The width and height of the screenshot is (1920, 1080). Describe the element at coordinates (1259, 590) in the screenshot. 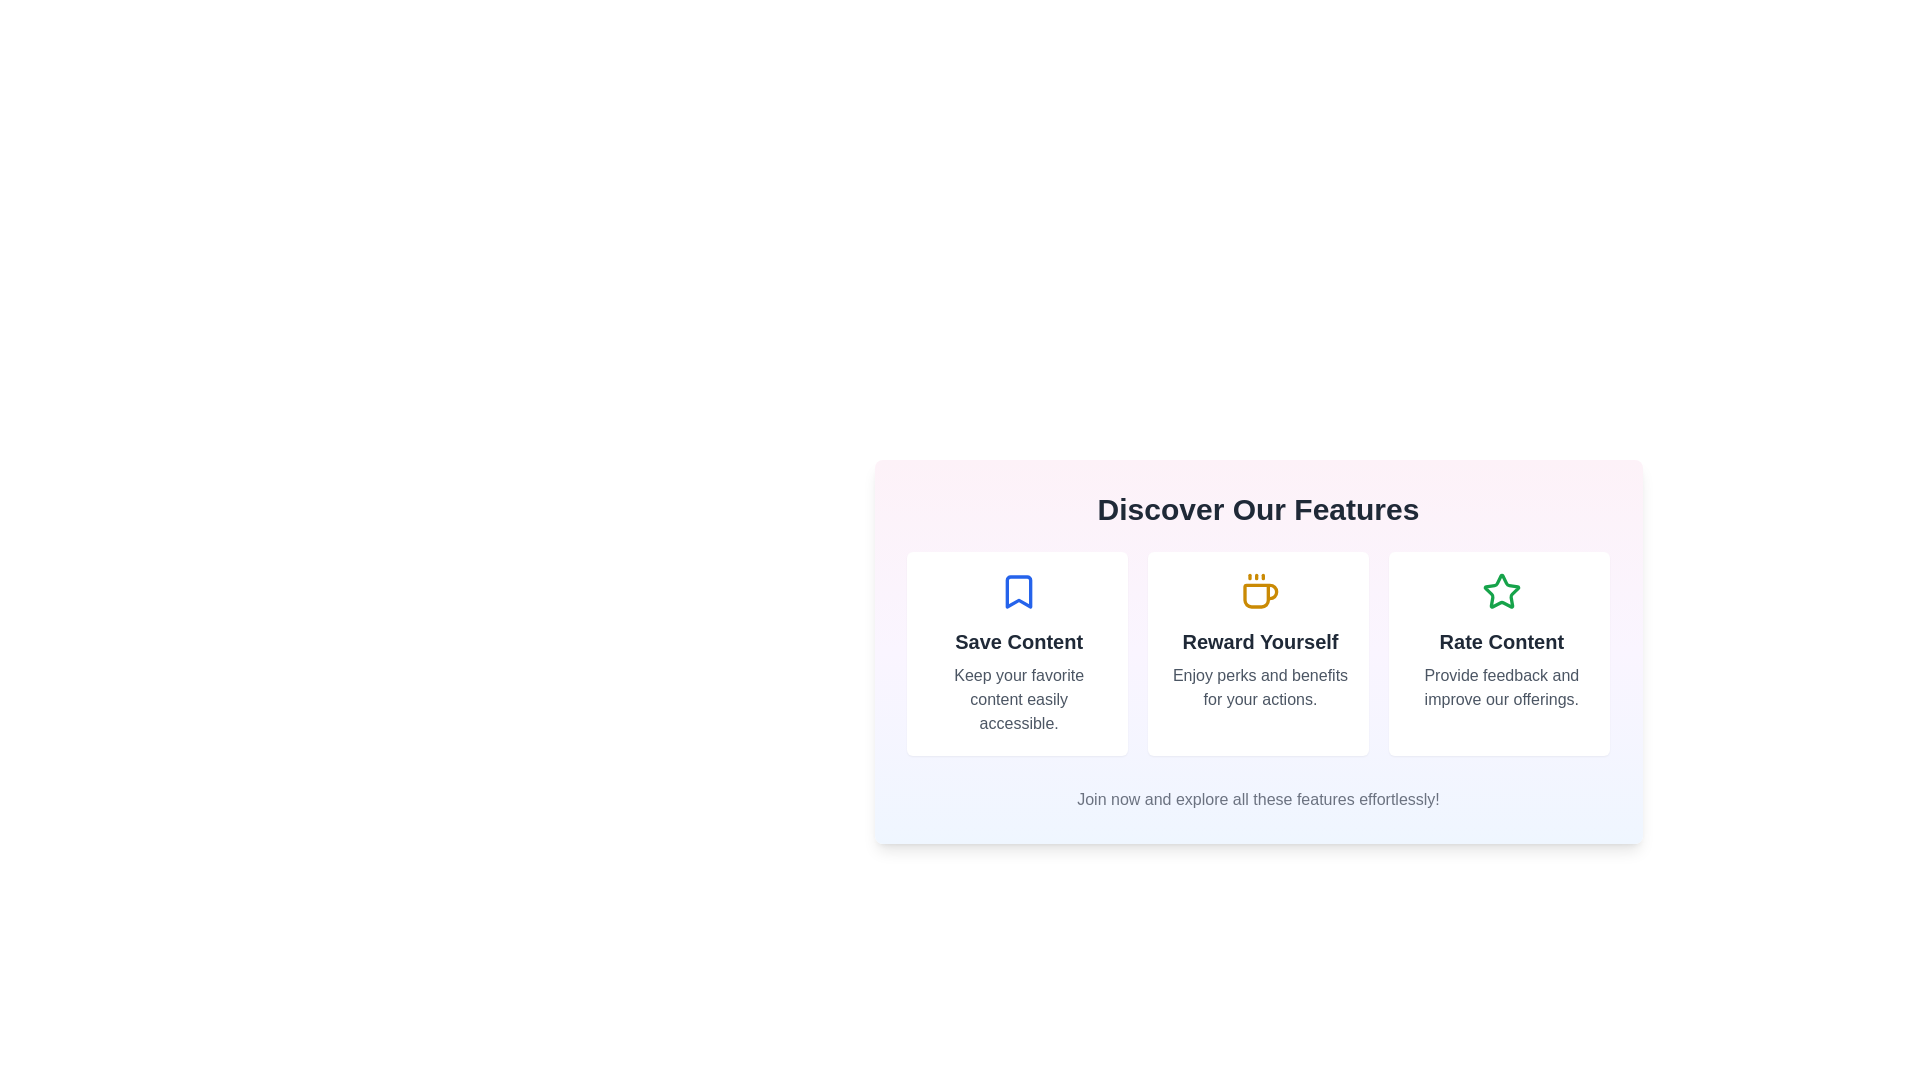

I see `the vibrant yellow coffee cup icon with steam rising, located in the second column under 'Discover Our Features', above 'Reward Yourself'` at that location.